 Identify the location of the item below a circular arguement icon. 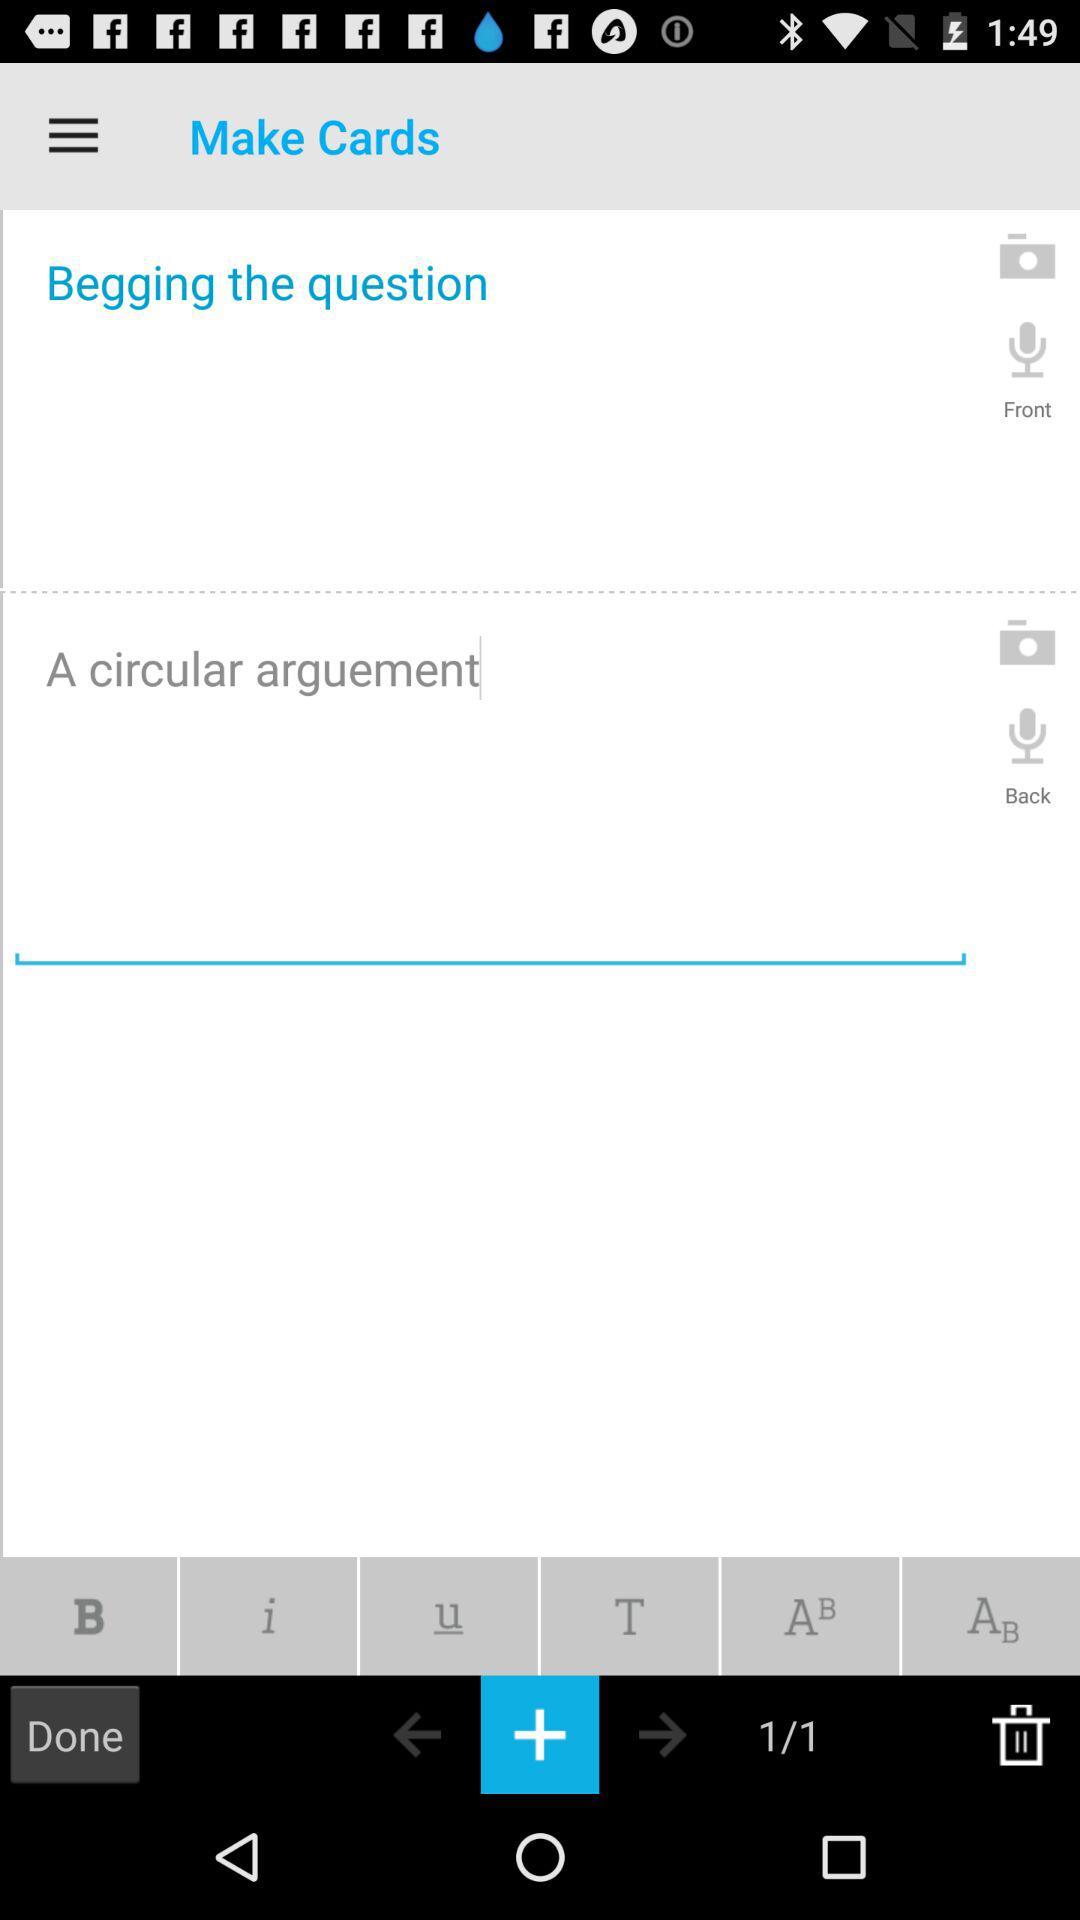
(447, 1616).